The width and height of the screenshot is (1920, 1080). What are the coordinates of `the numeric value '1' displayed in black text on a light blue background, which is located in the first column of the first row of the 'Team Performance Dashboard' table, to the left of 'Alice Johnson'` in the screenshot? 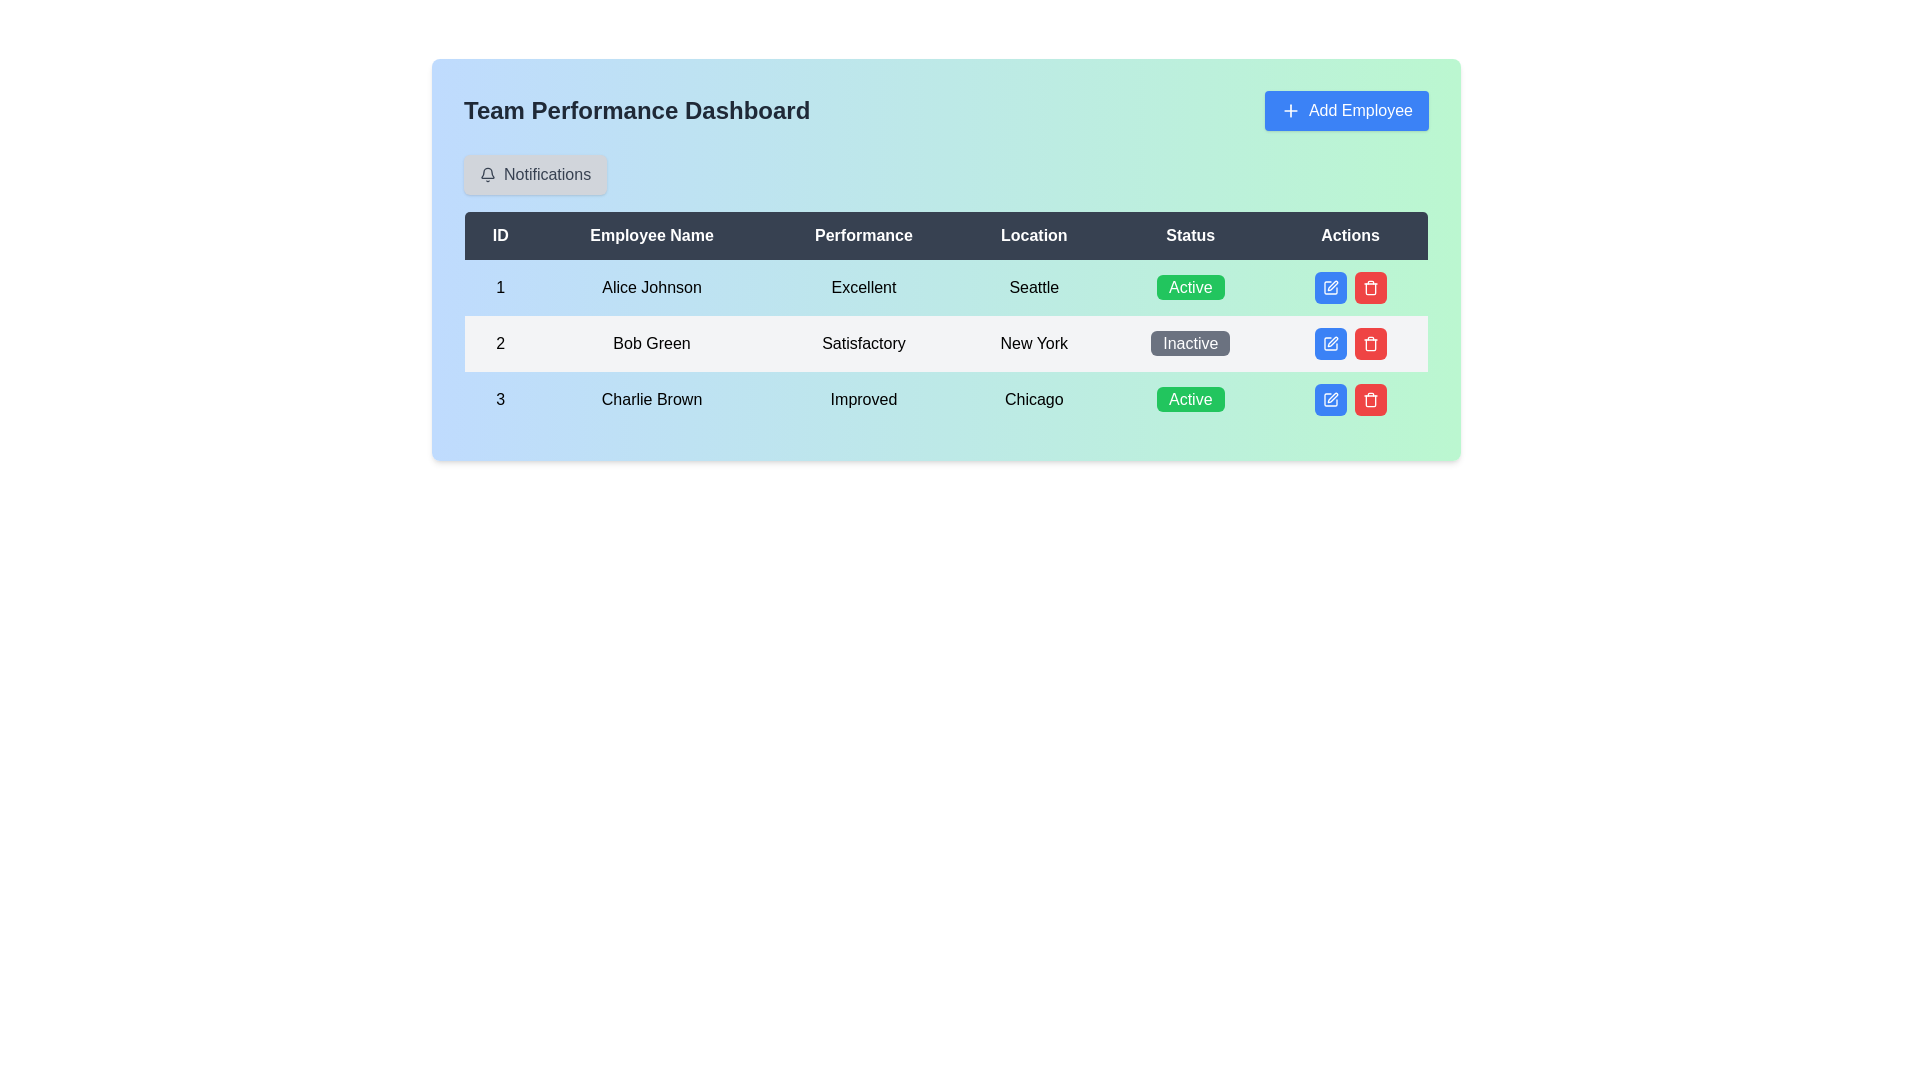 It's located at (500, 288).